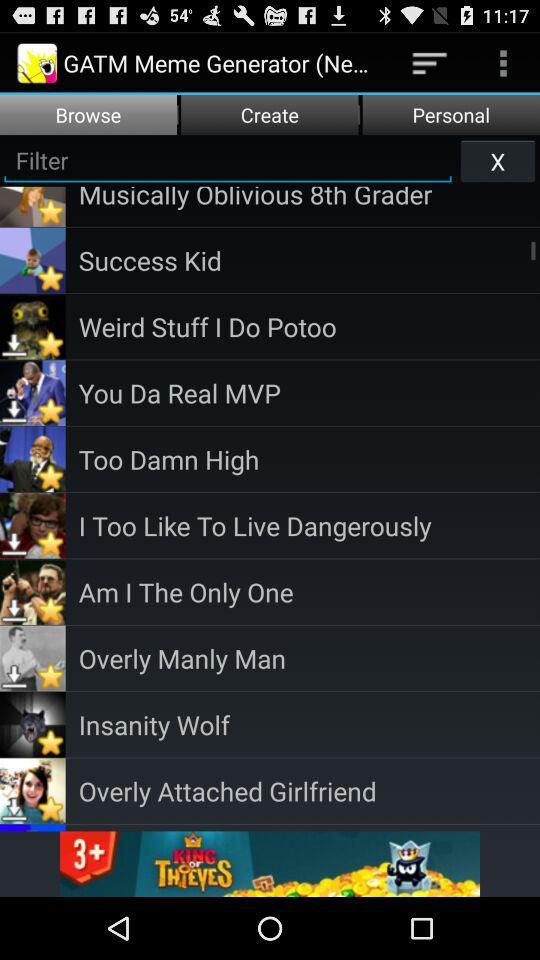  Describe the element at coordinates (309, 591) in the screenshot. I see `the icon below the i too like item` at that location.